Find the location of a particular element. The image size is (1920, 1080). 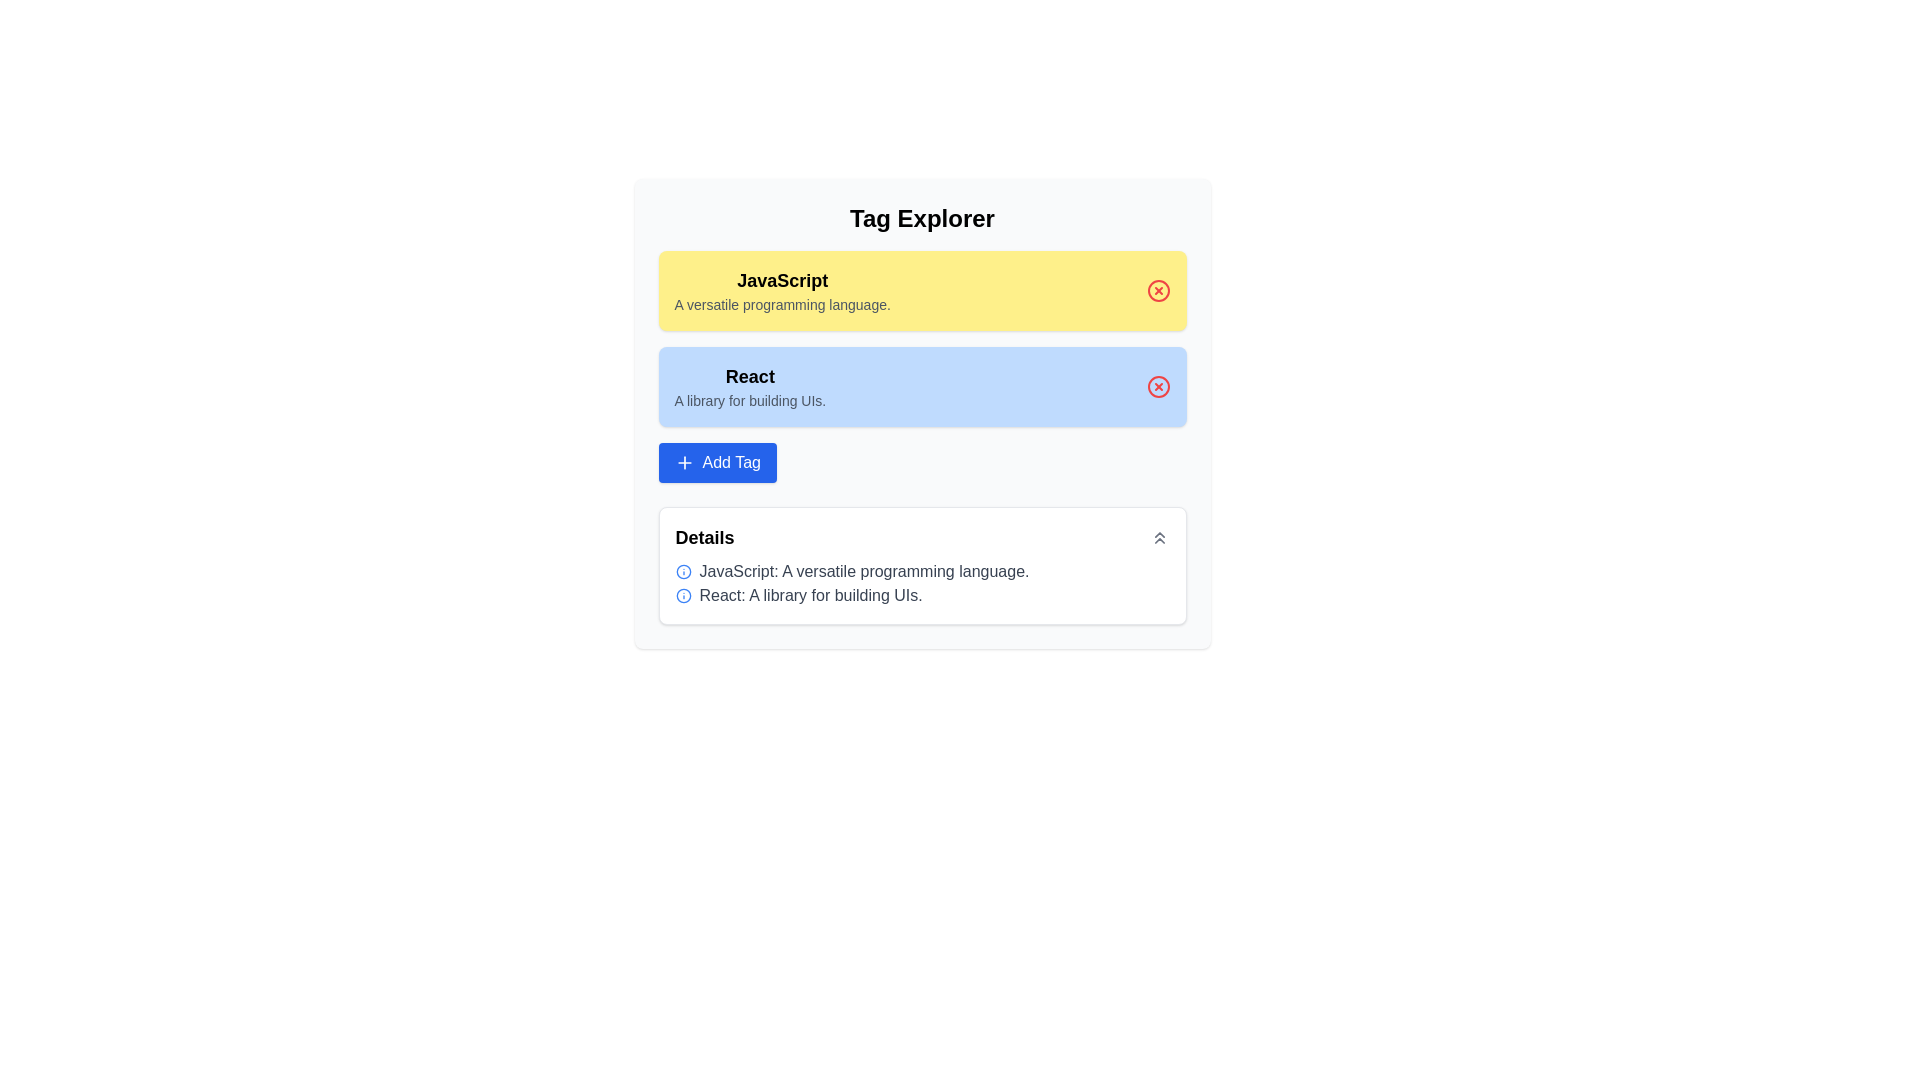

the delete icon located on the right end of the 'React' section in the 'Tag Explorer' interface is located at coordinates (1158, 386).